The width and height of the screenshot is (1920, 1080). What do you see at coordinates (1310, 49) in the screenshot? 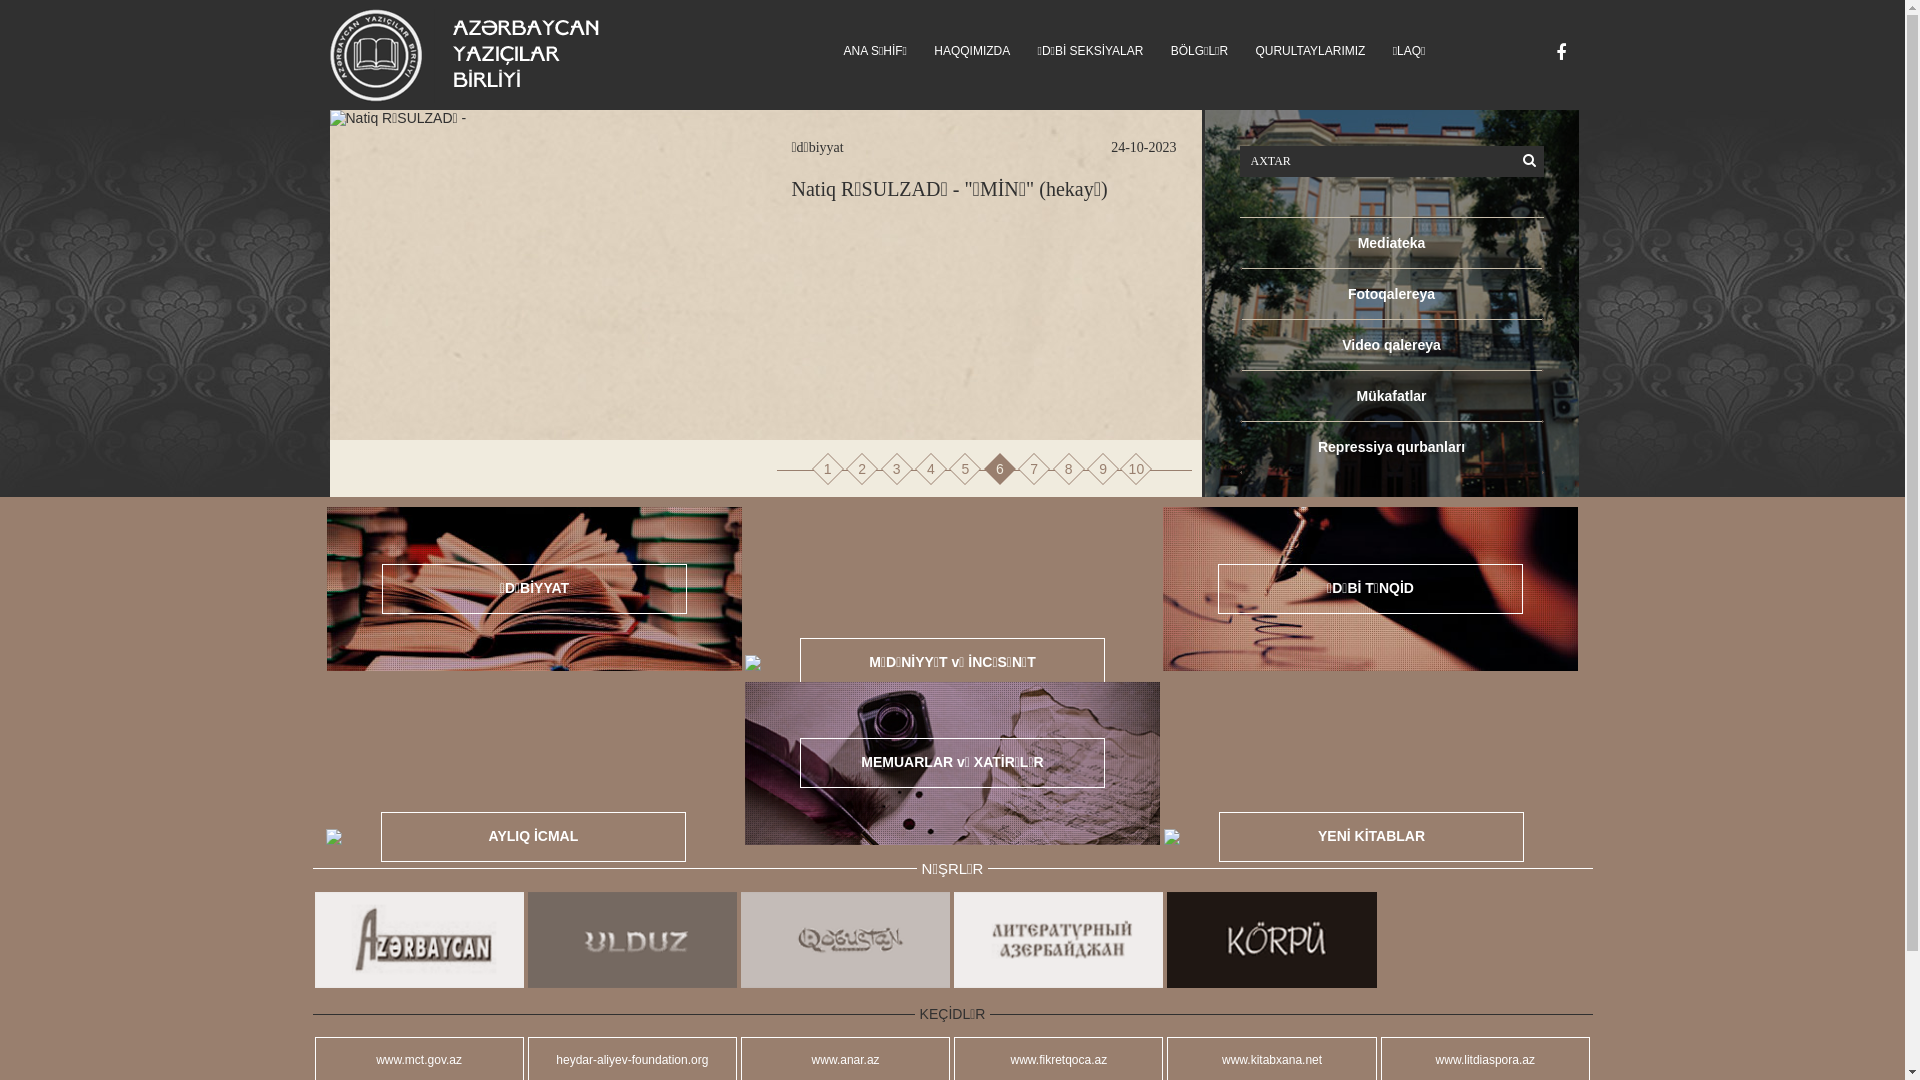
I see `'QURULTAYLARIMIZ'` at bounding box center [1310, 49].